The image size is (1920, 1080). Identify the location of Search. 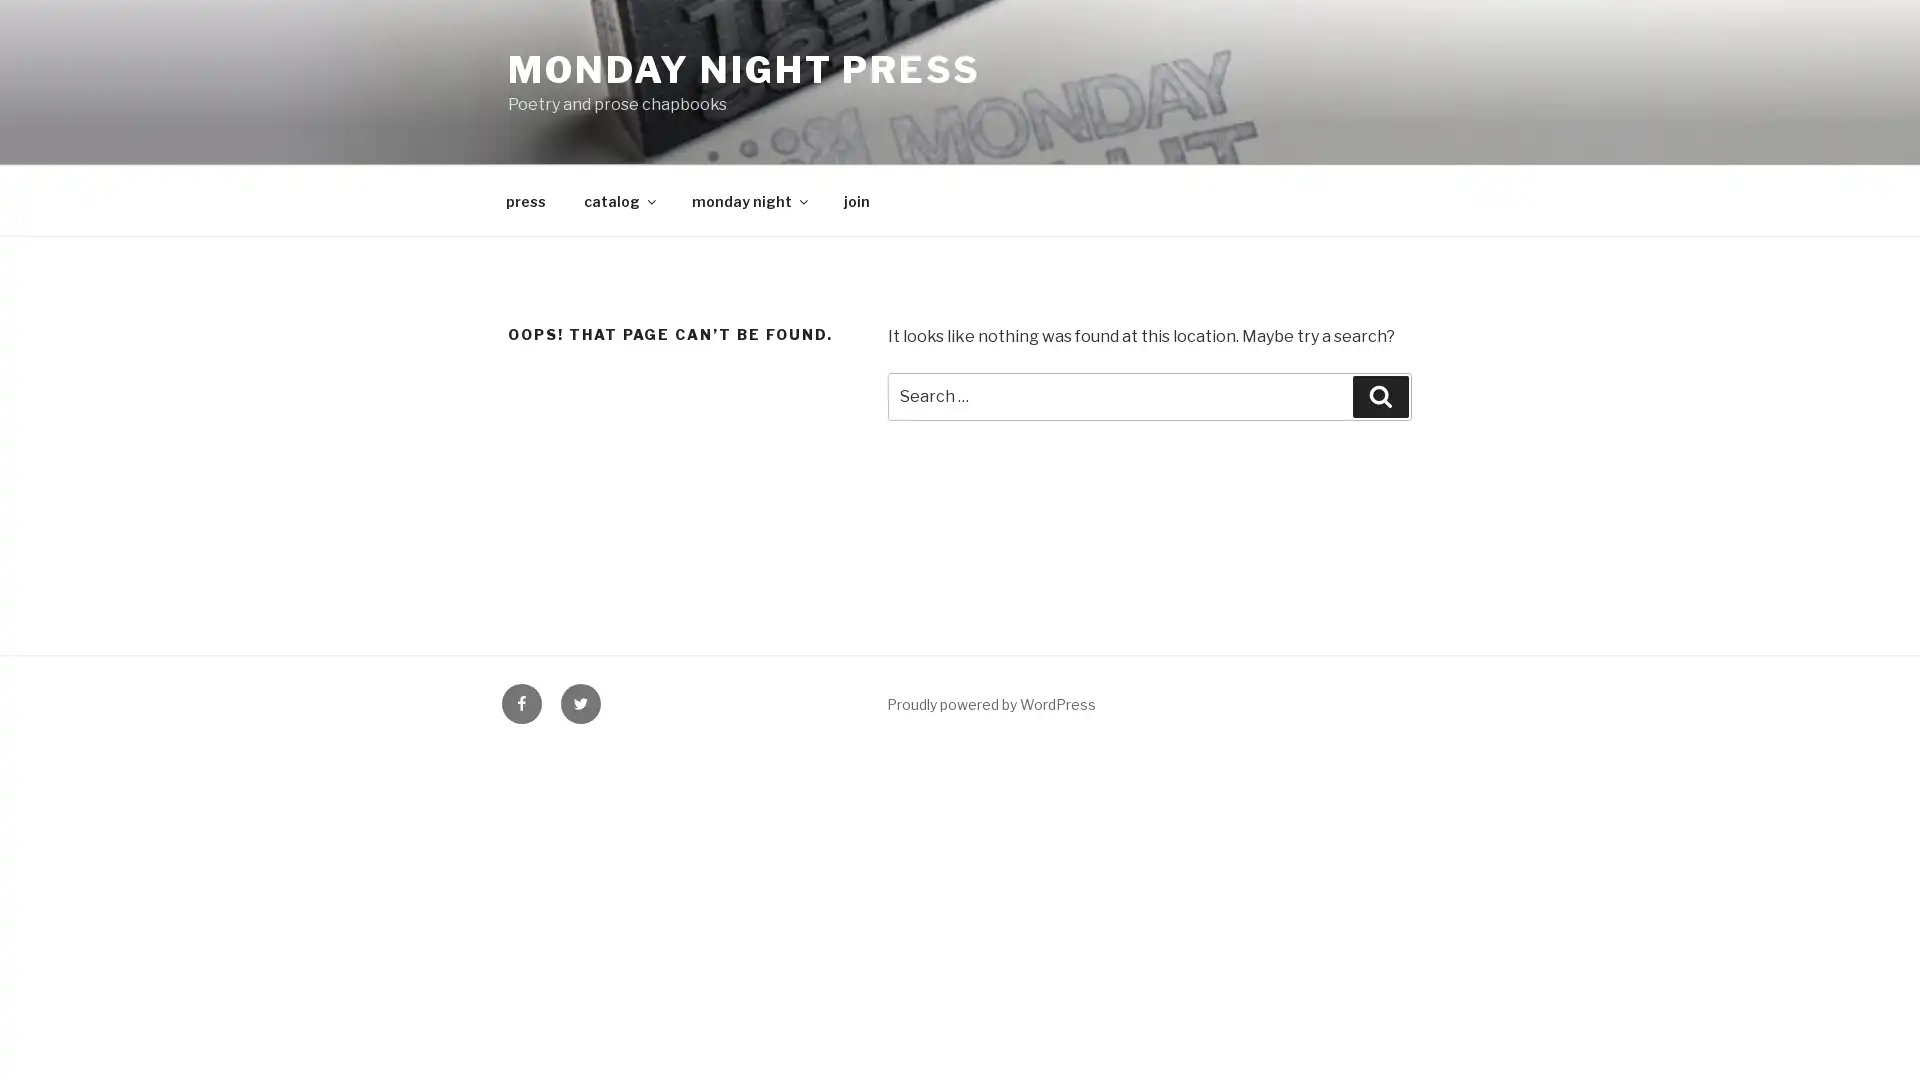
(1380, 397).